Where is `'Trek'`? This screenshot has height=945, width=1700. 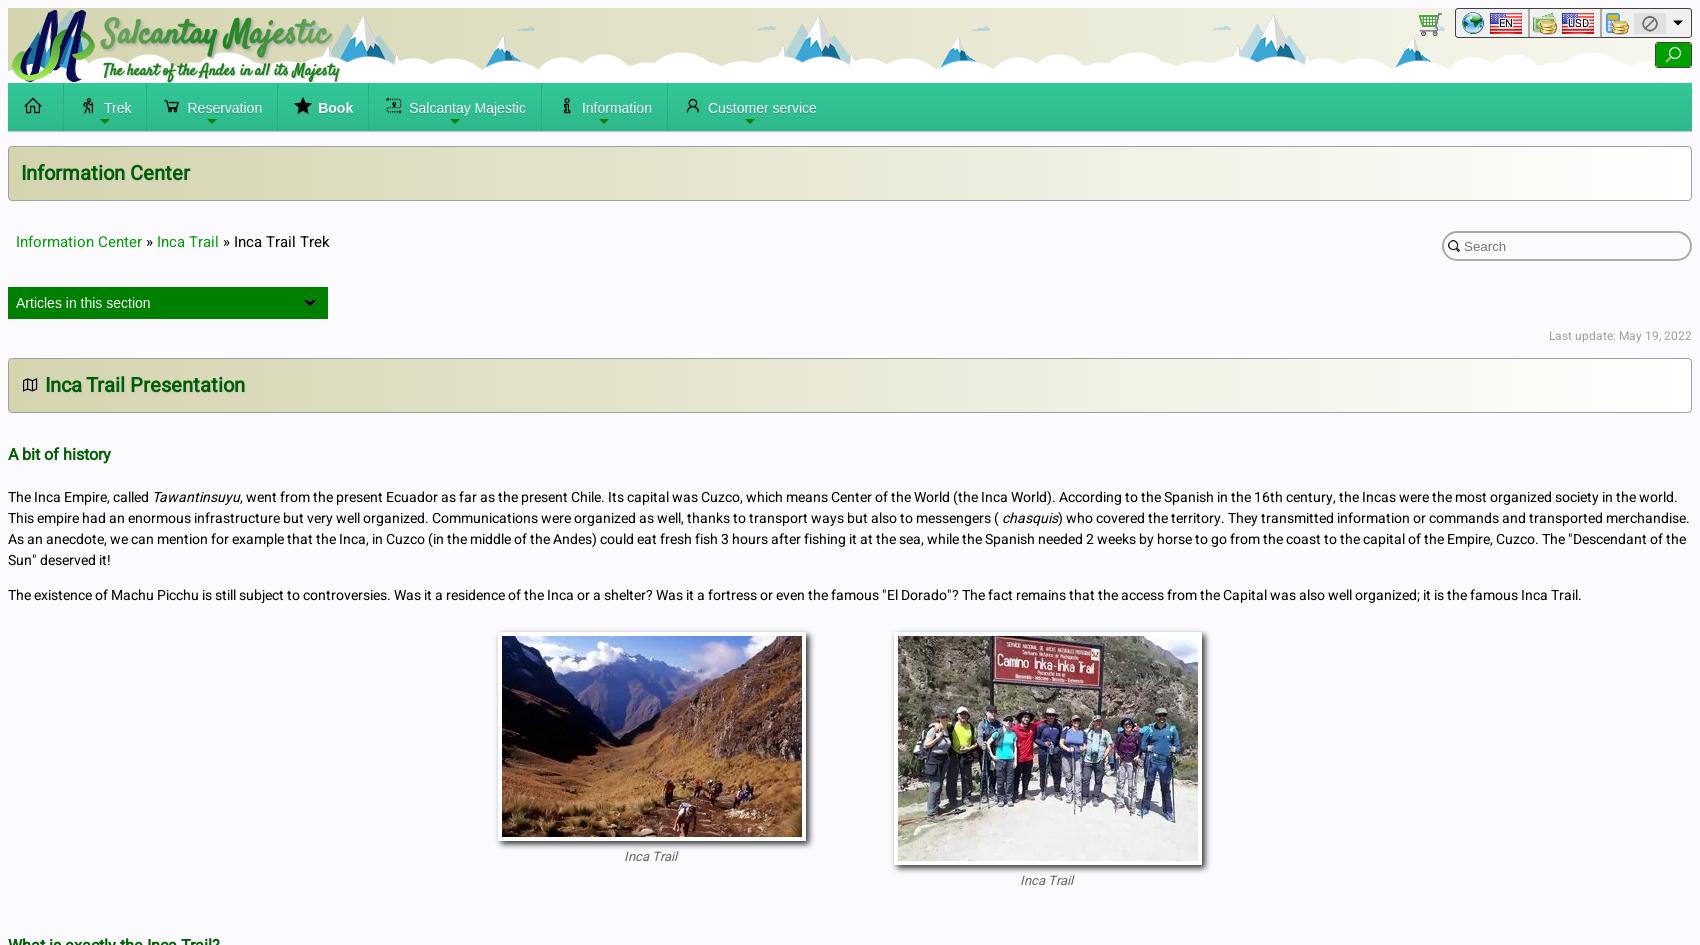
'Trek' is located at coordinates (116, 107).